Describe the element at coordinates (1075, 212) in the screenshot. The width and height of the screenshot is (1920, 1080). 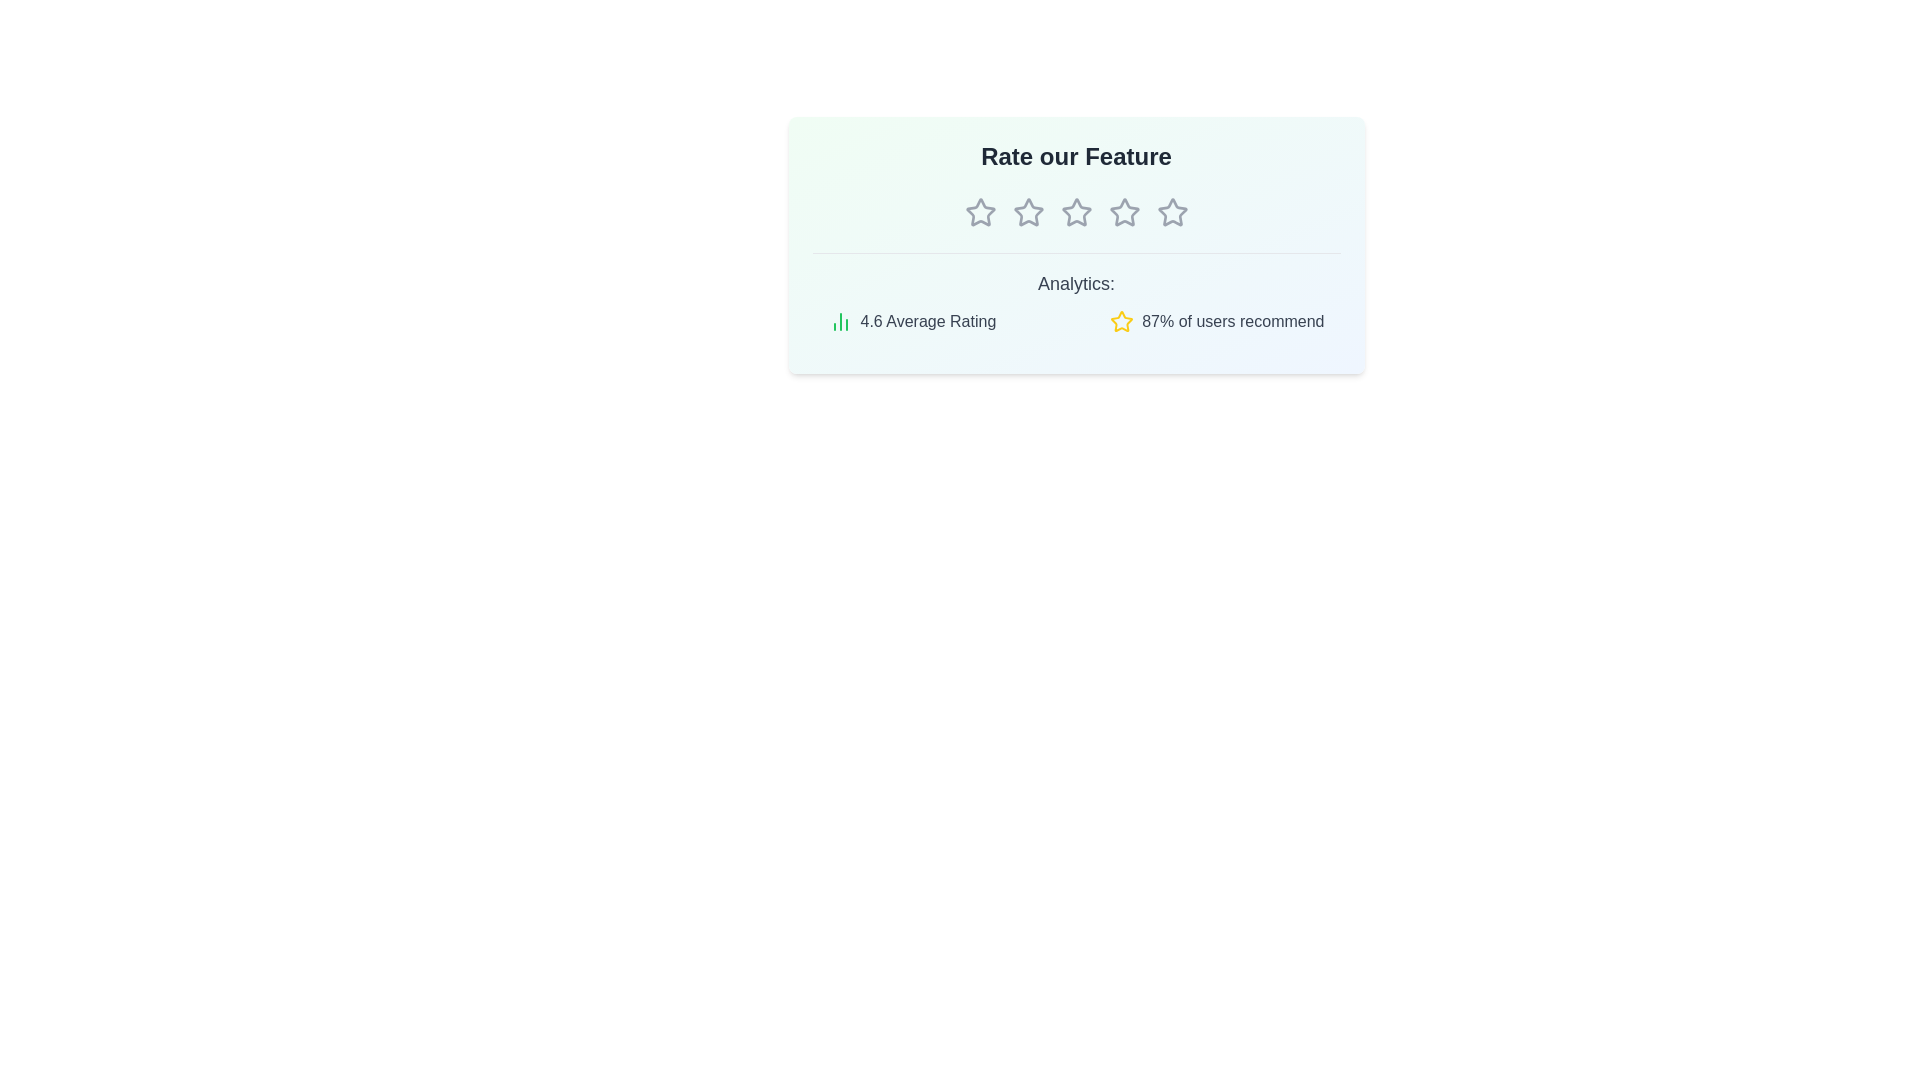
I see `the star corresponding to 3 stars to preview the rating` at that location.